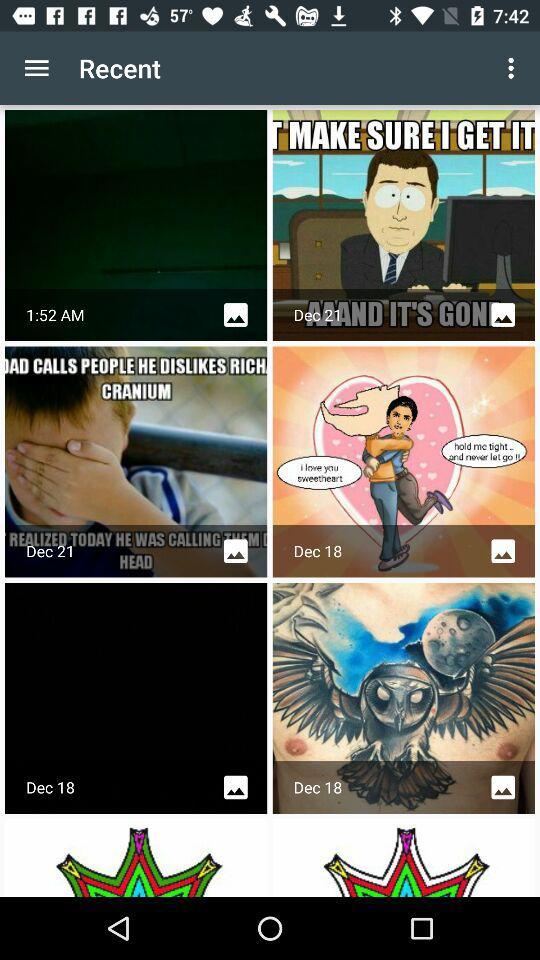 The width and height of the screenshot is (540, 960). What do you see at coordinates (513, 68) in the screenshot?
I see `icon to the right of recent` at bounding box center [513, 68].